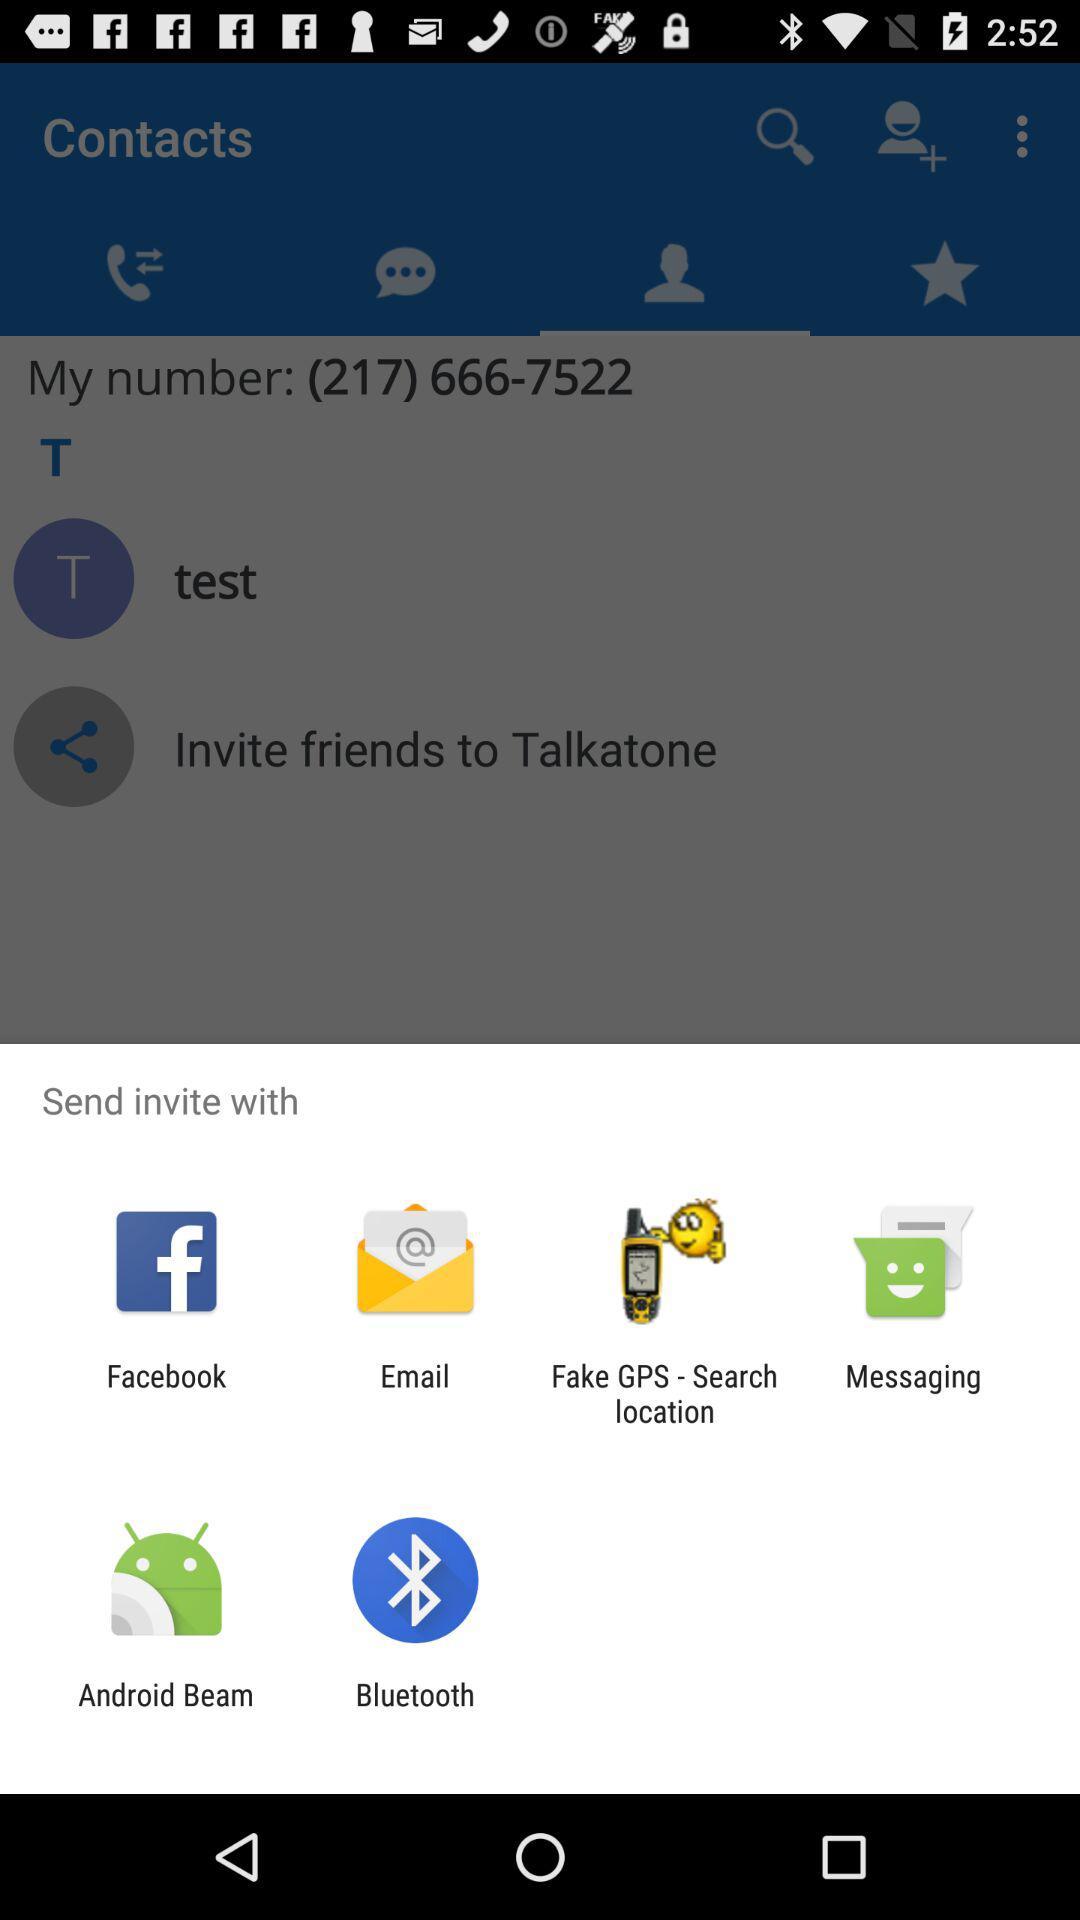 This screenshot has width=1080, height=1920. I want to click on the item at the bottom right corner, so click(913, 1392).